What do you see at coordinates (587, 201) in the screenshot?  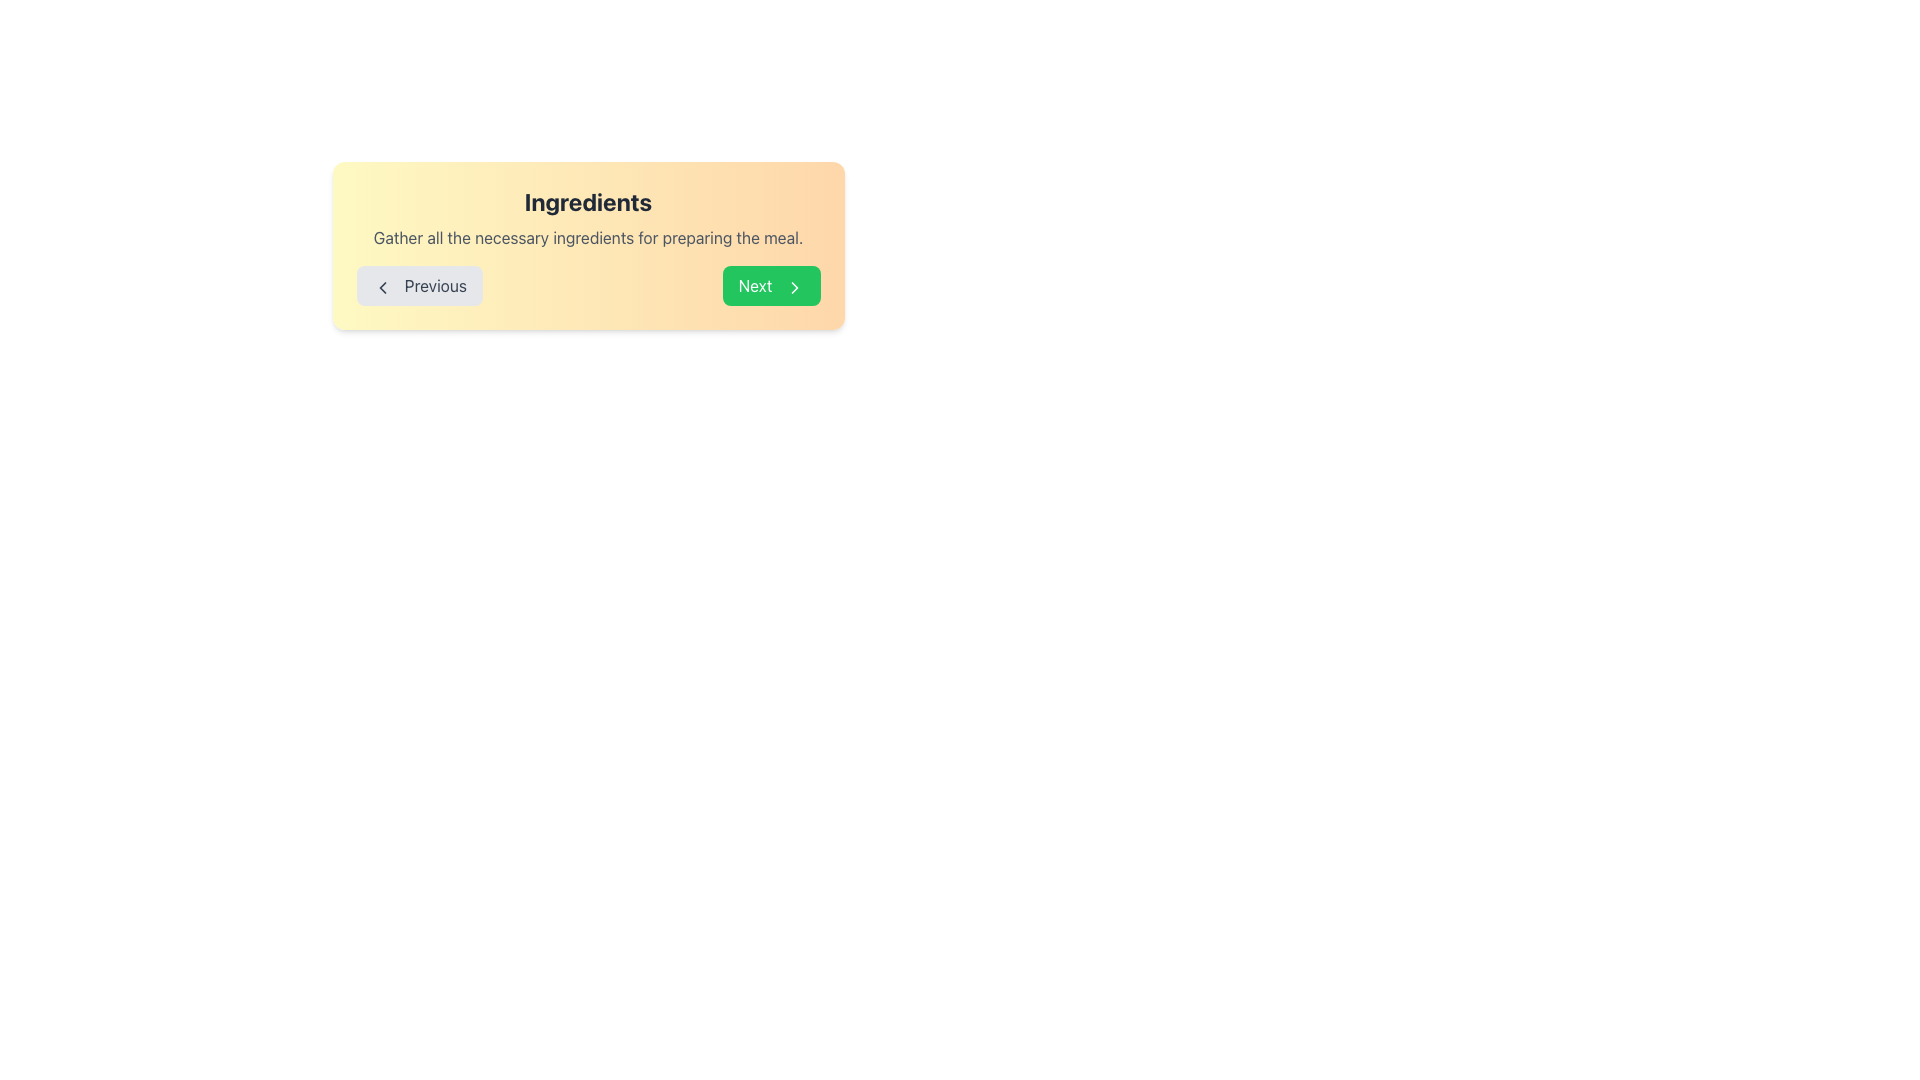 I see `the bold 'Ingredients' text label located at the top section of the rectangular card interface` at bounding box center [587, 201].